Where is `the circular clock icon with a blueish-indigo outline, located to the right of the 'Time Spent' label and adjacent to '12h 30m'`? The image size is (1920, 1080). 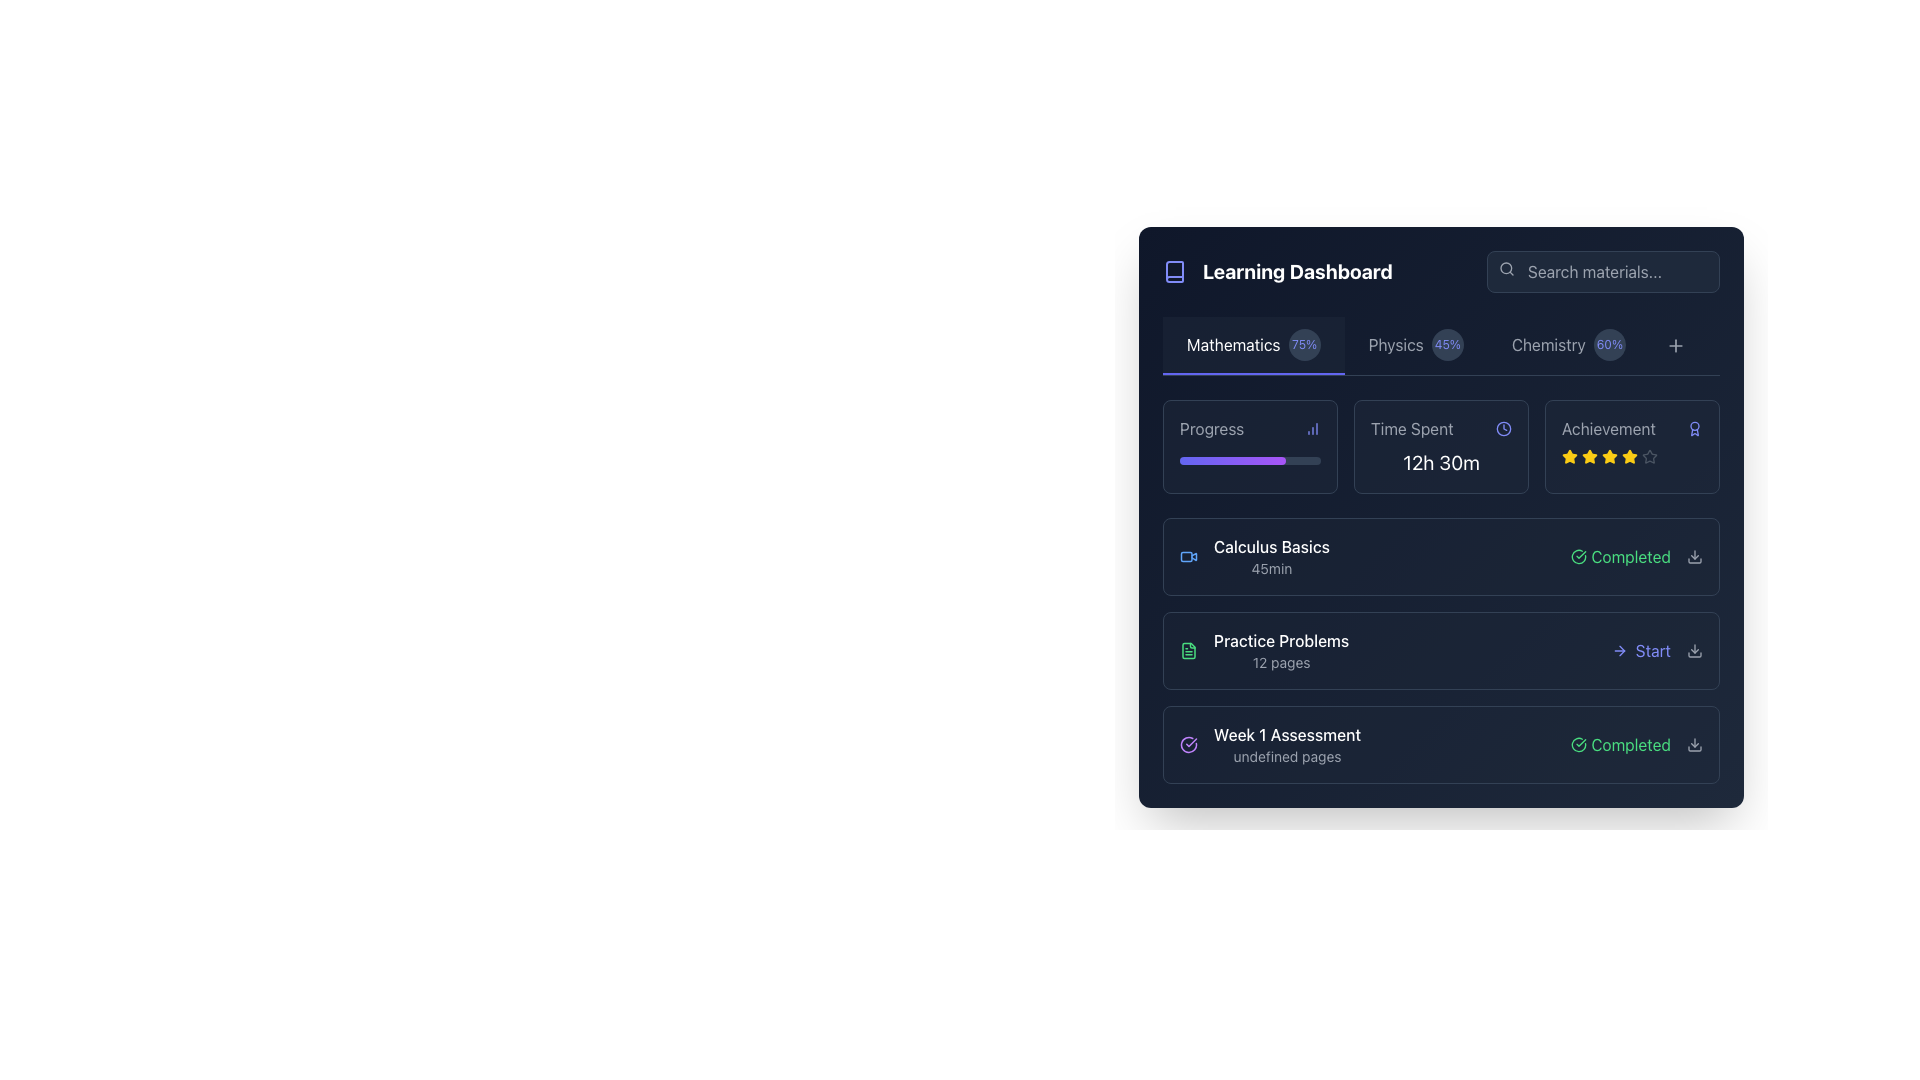 the circular clock icon with a blueish-indigo outline, located to the right of the 'Time Spent' label and adjacent to '12h 30m' is located at coordinates (1503, 427).